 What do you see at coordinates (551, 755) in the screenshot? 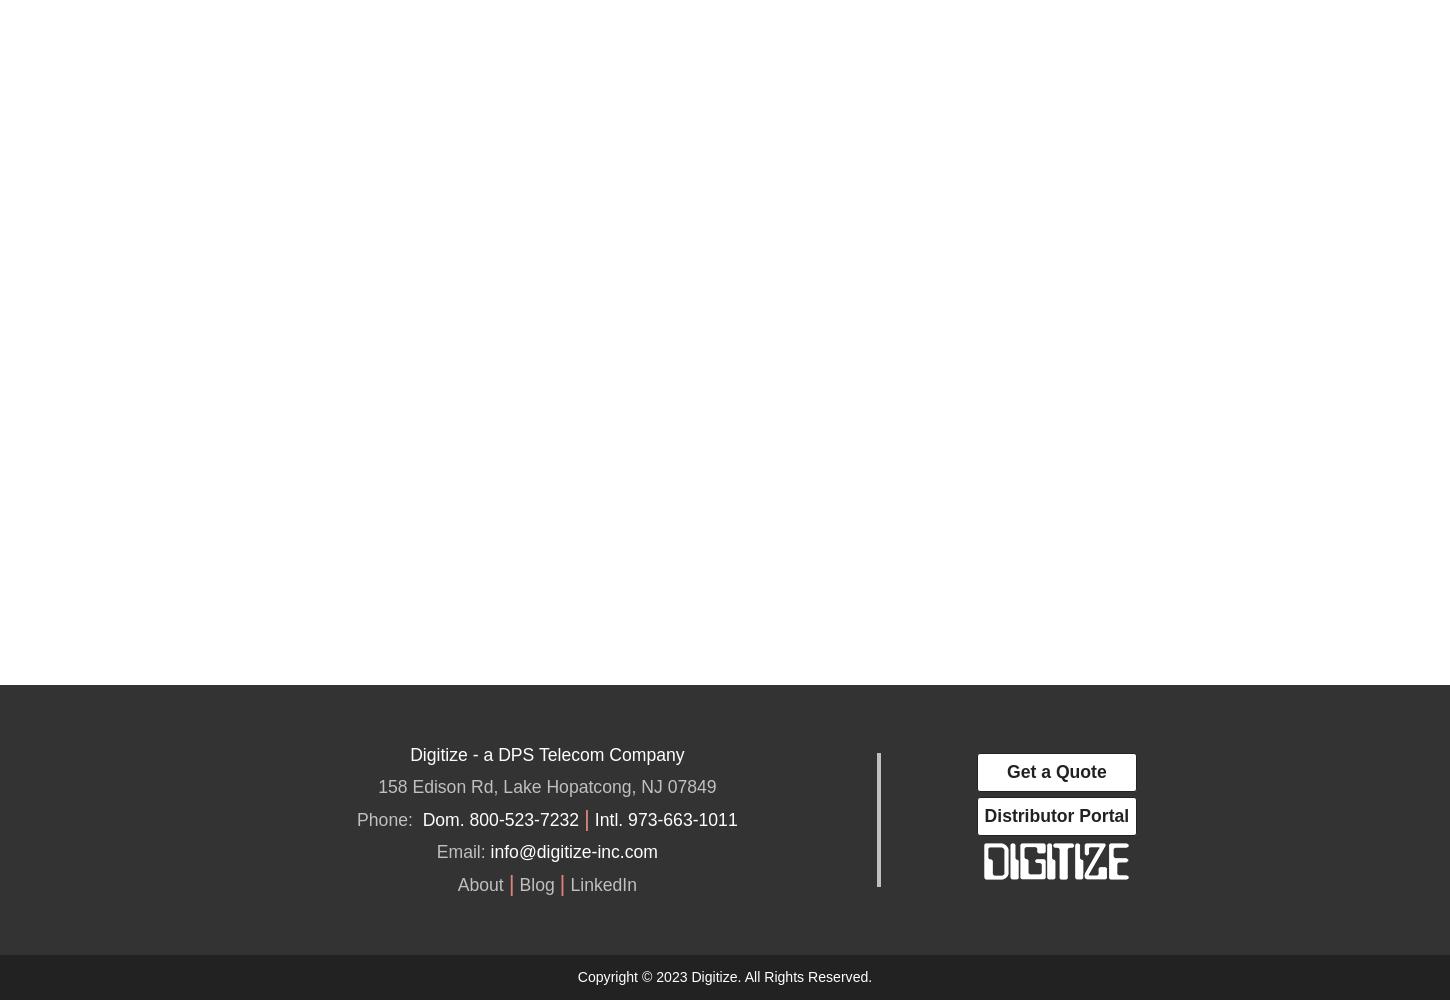
I see `'DPS Telecom'` at bounding box center [551, 755].